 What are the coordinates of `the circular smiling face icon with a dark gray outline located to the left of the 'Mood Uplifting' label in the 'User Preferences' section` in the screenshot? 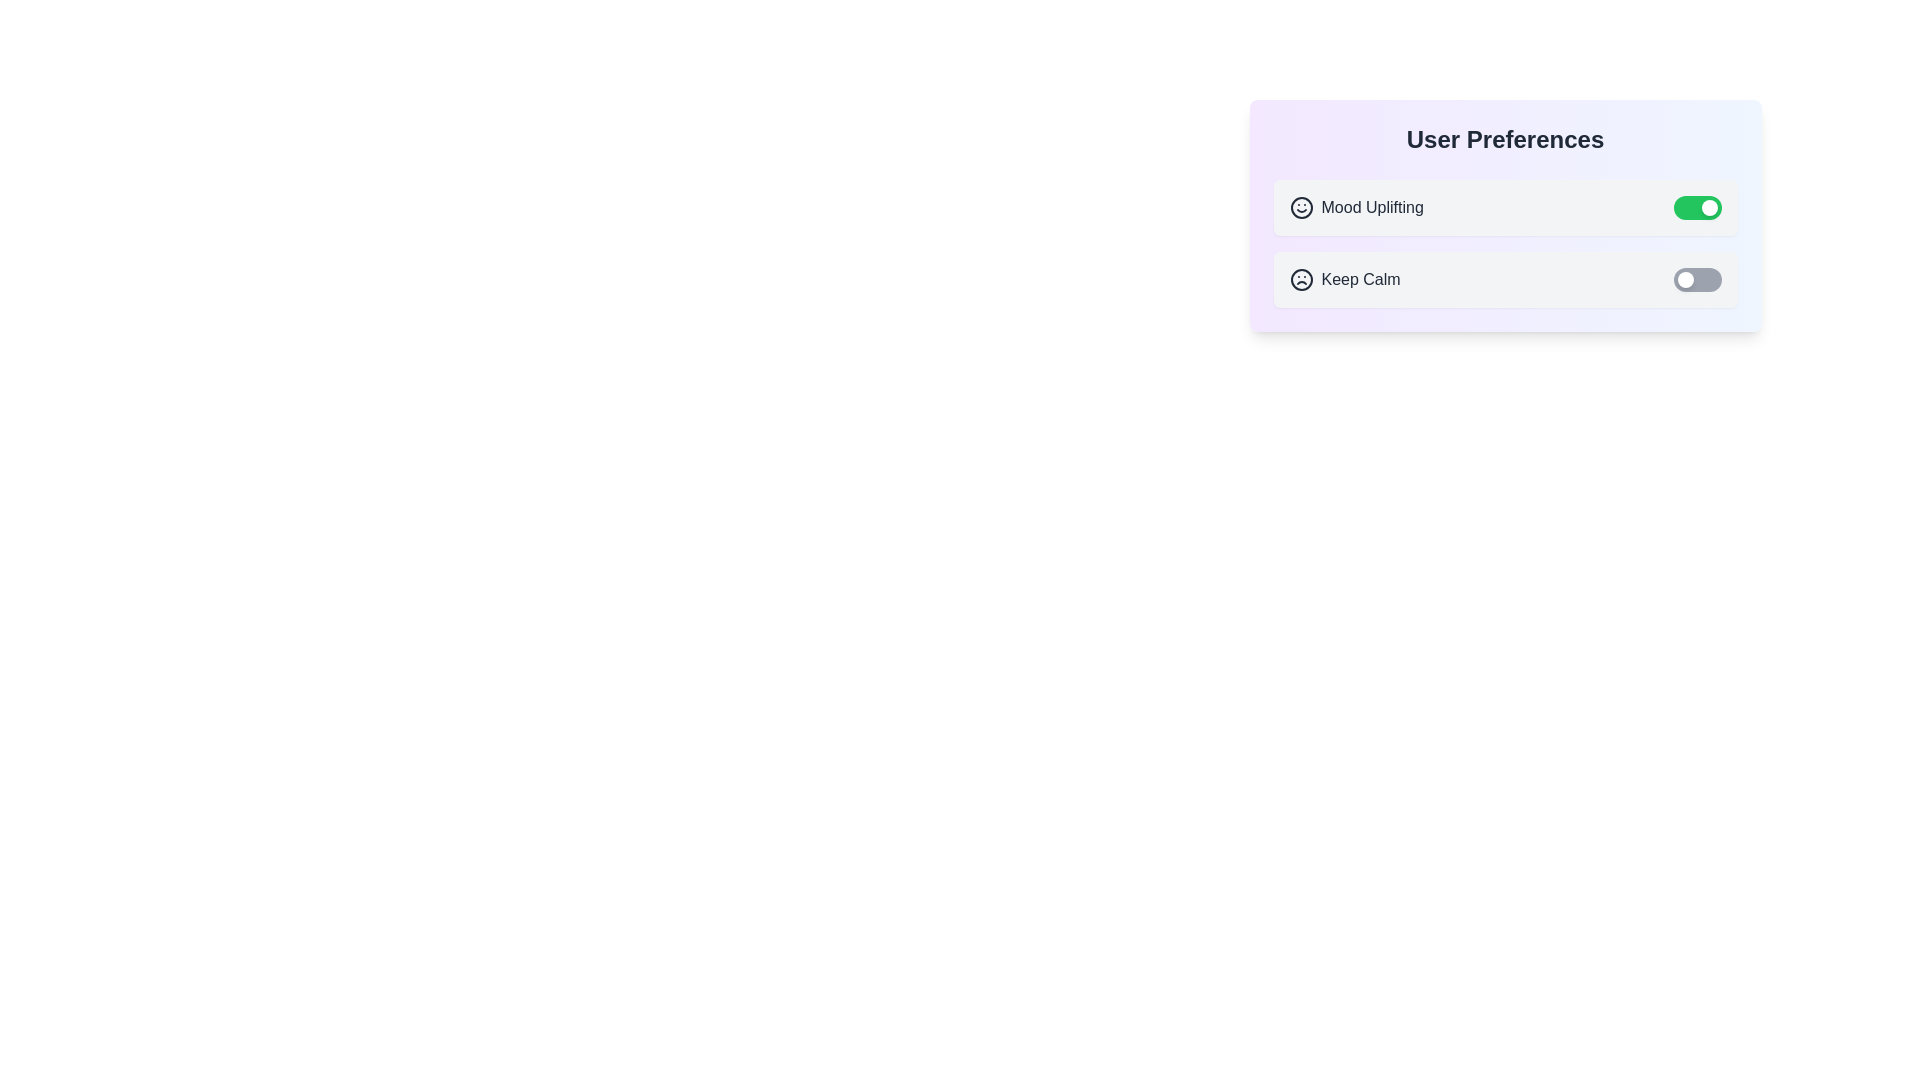 It's located at (1301, 208).